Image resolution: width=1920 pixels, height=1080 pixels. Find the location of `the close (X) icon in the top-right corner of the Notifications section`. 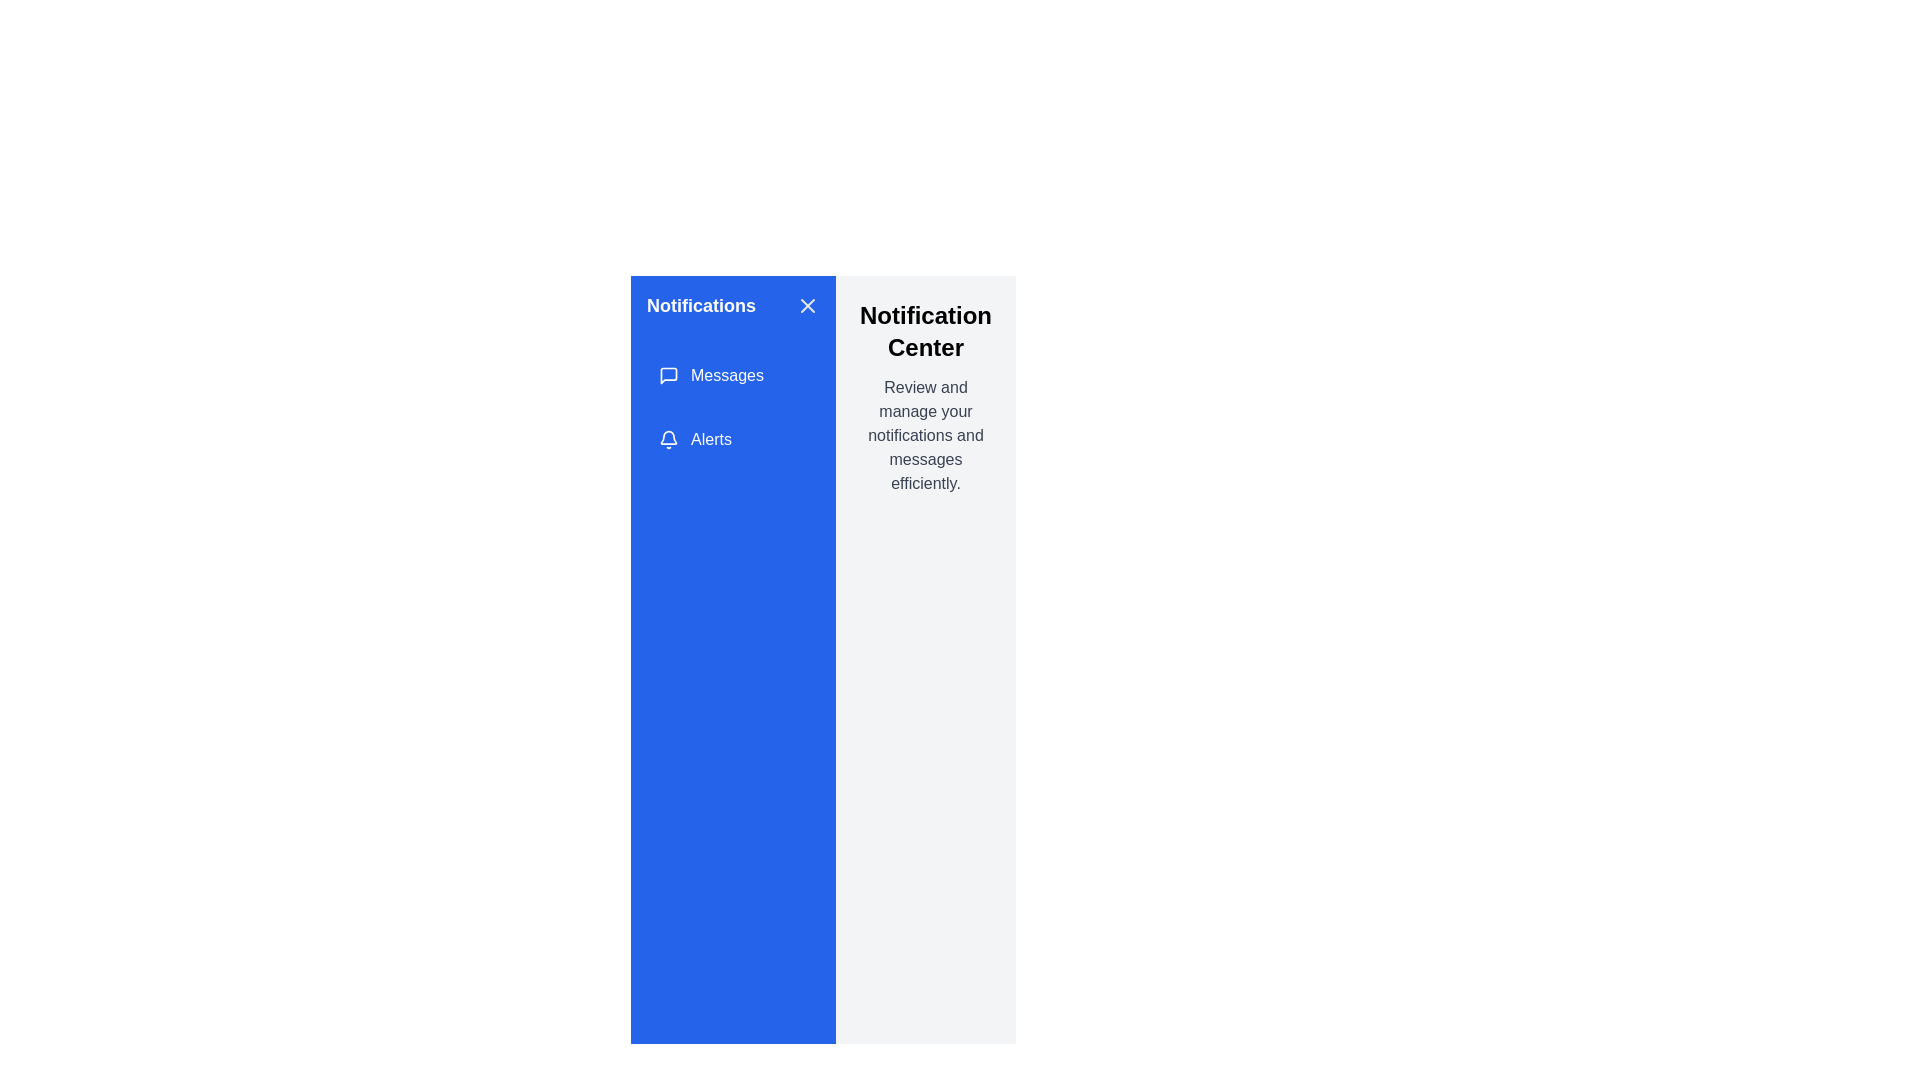

the close (X) icon in the top-right corner of the Notifications section is located at coordinates (807, 305).